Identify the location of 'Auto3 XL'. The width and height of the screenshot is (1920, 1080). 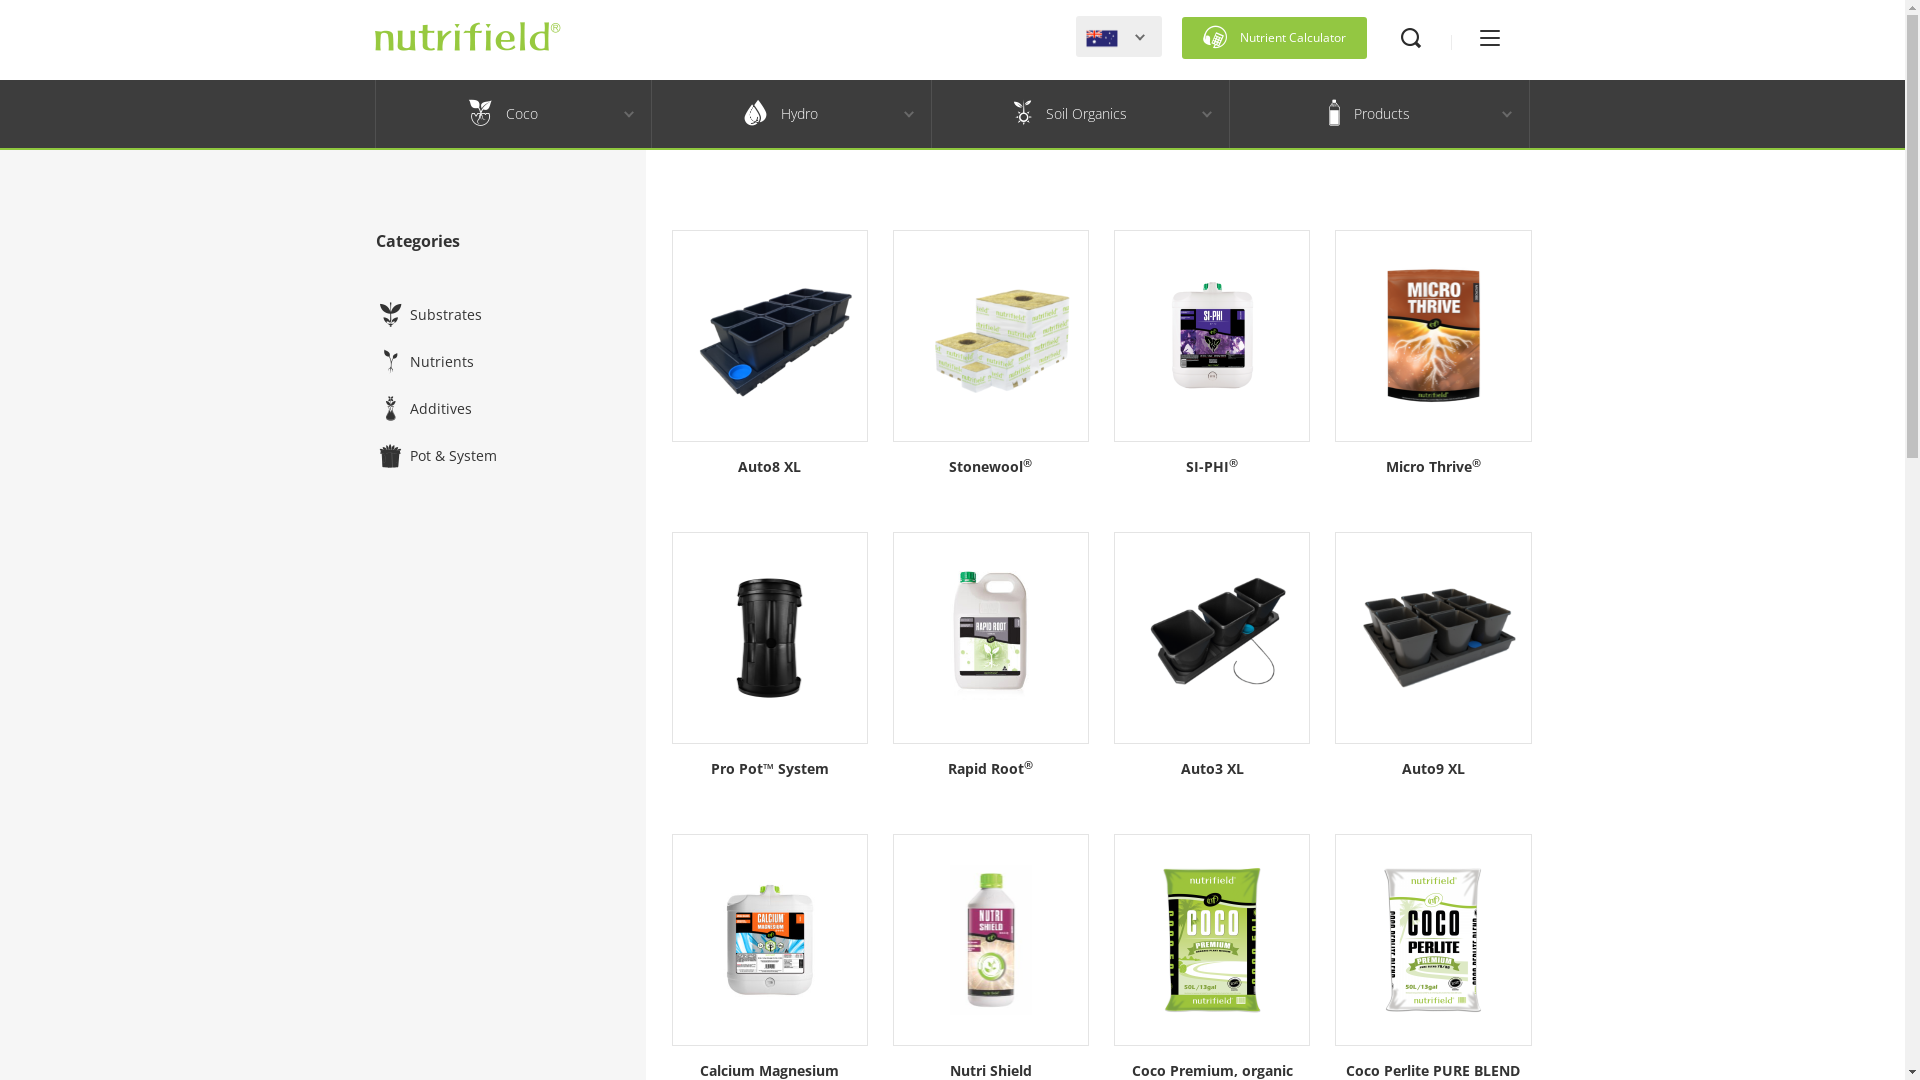
(1210, 677).